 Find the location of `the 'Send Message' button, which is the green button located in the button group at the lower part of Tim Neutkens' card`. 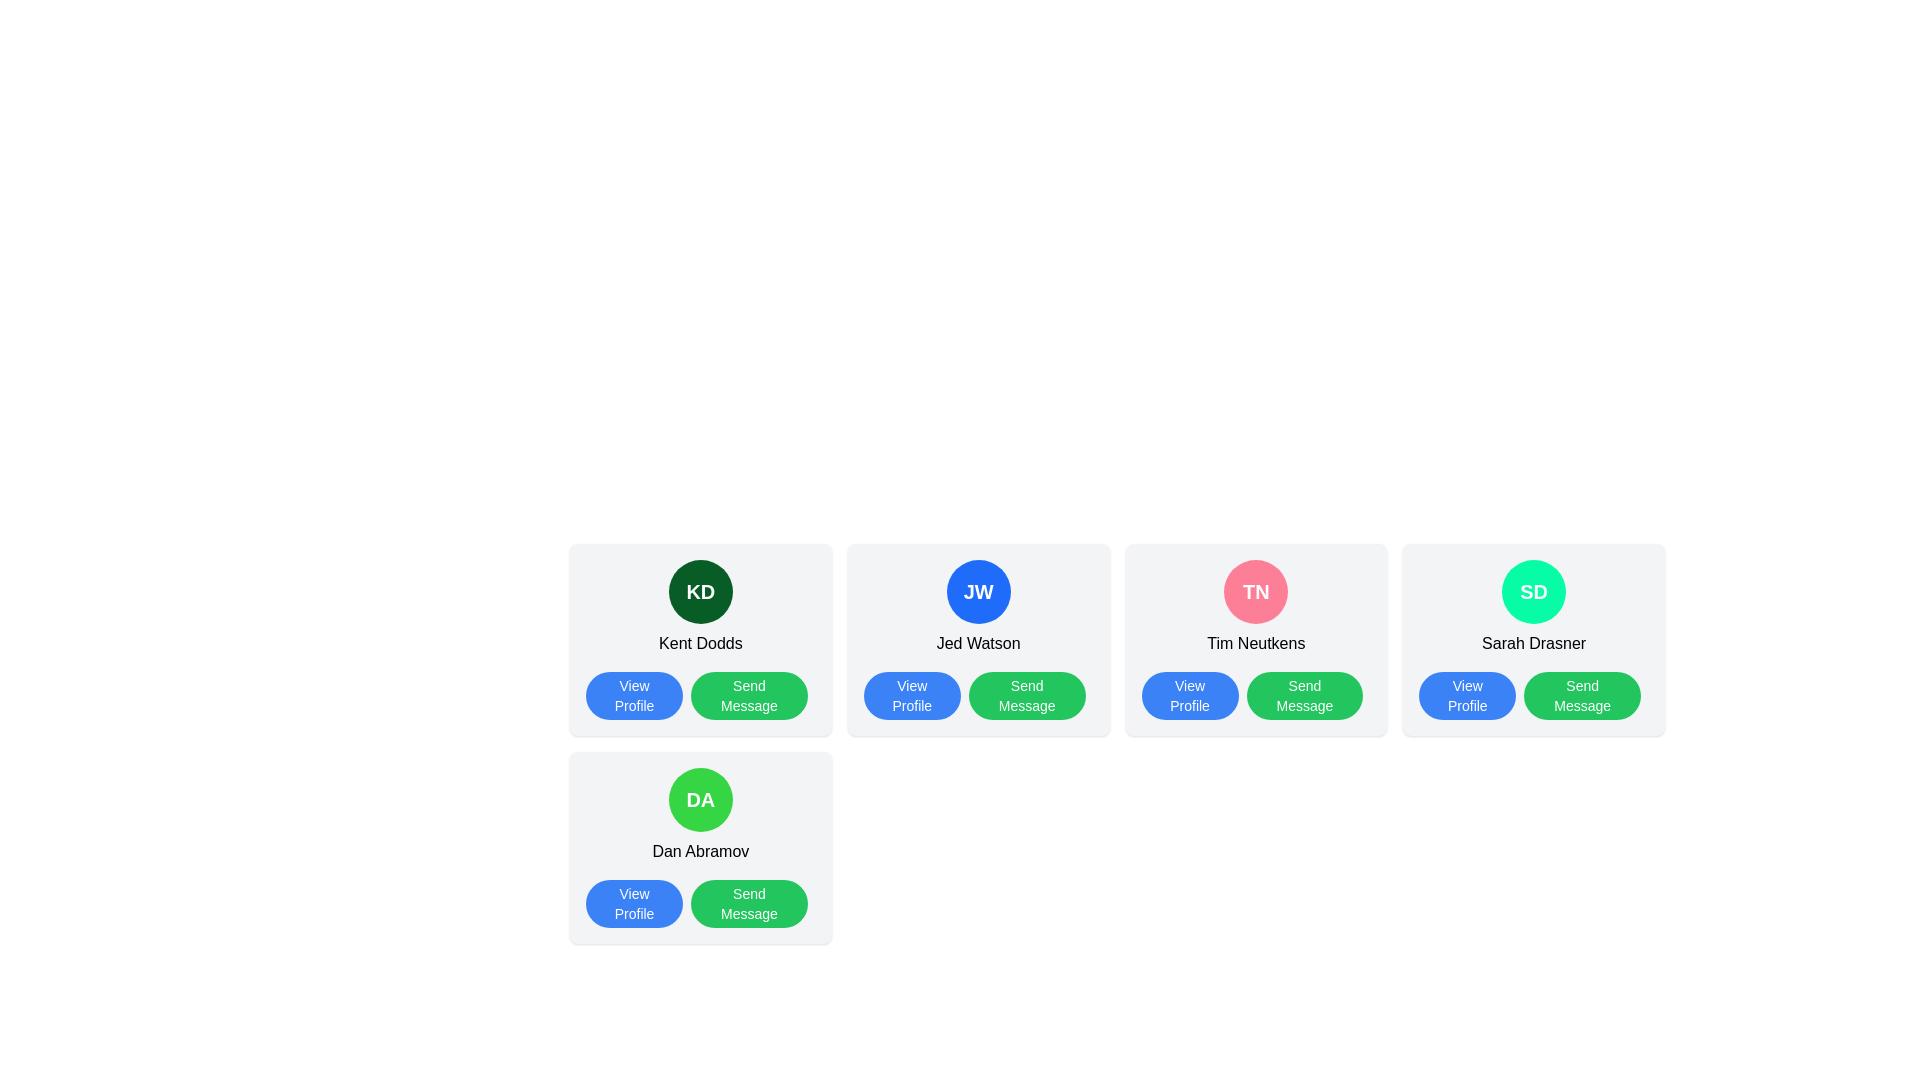

the 'Send Message' button, which is the green button located in the button group at the lower part of Tim Neutkens' card is located at coordinates (1255, 694).